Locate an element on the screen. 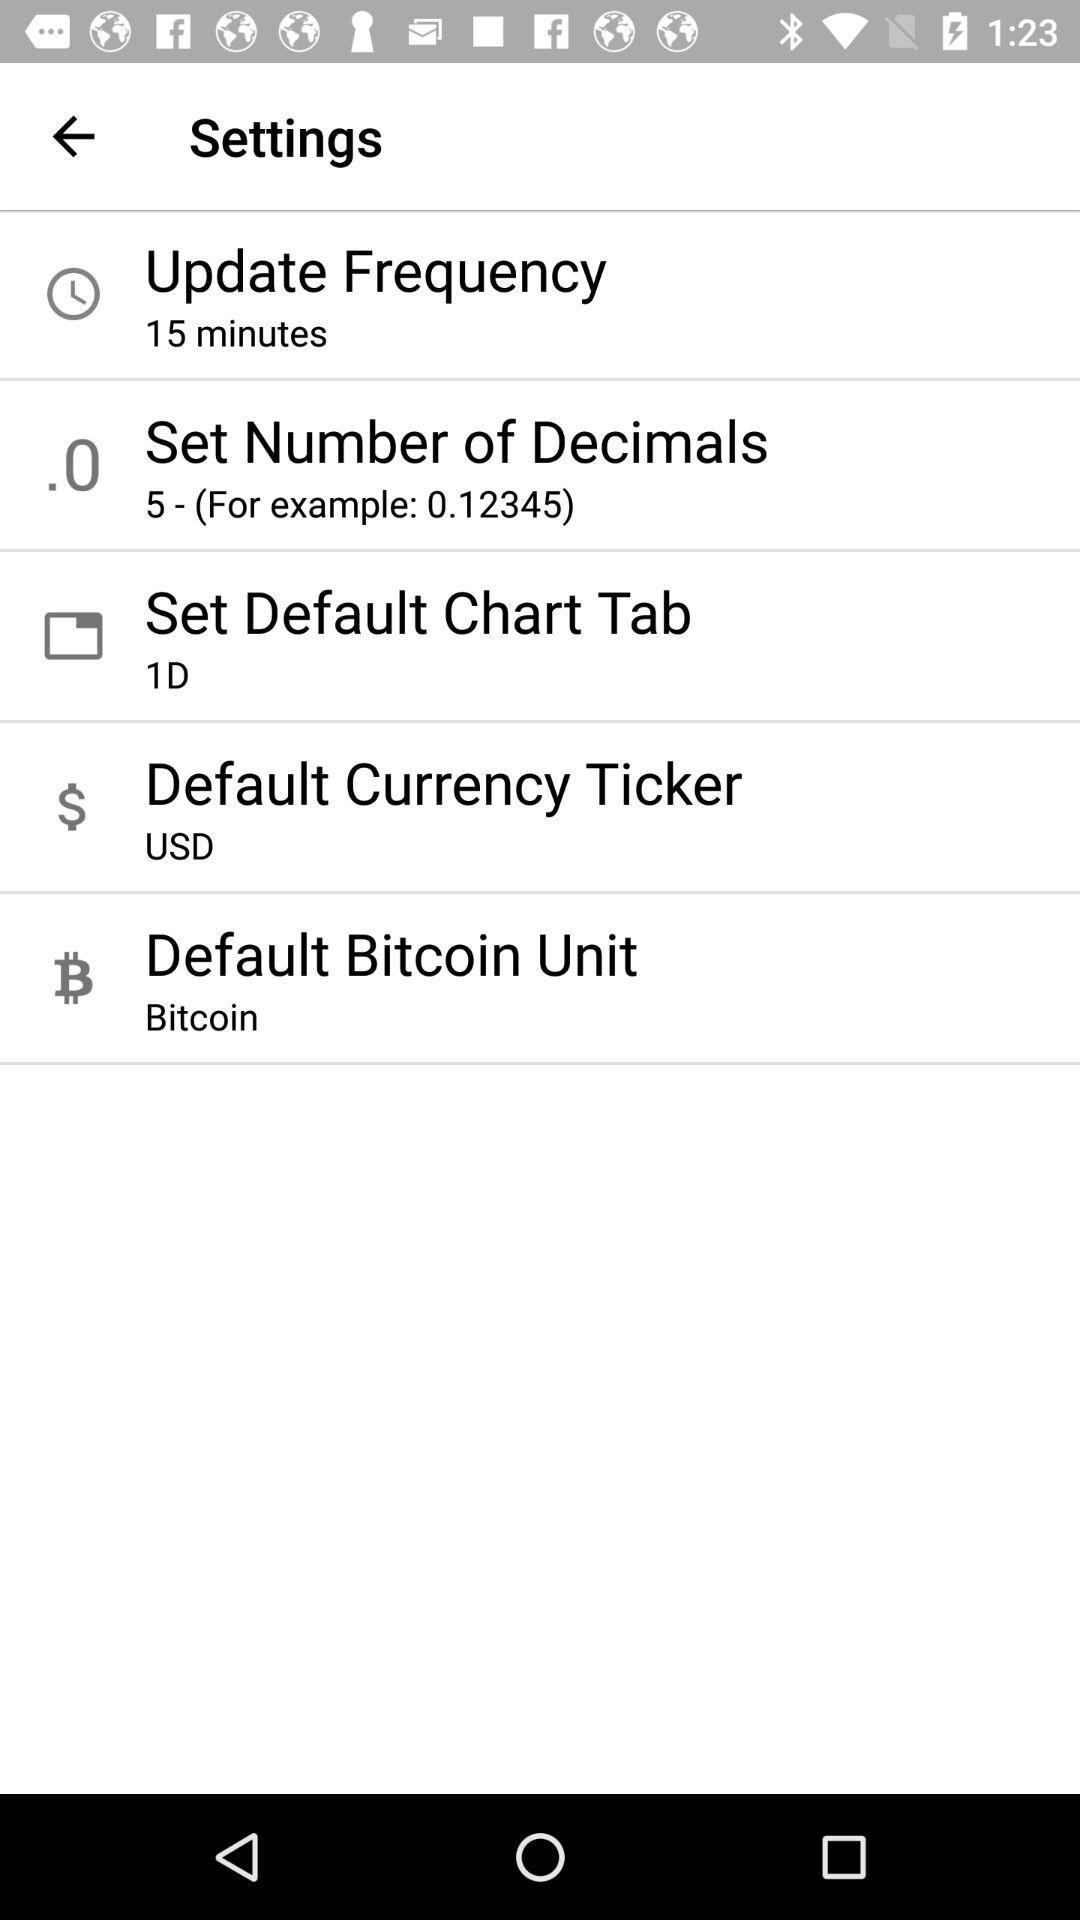  icon next to the settings is located at coordinates (72, 135).